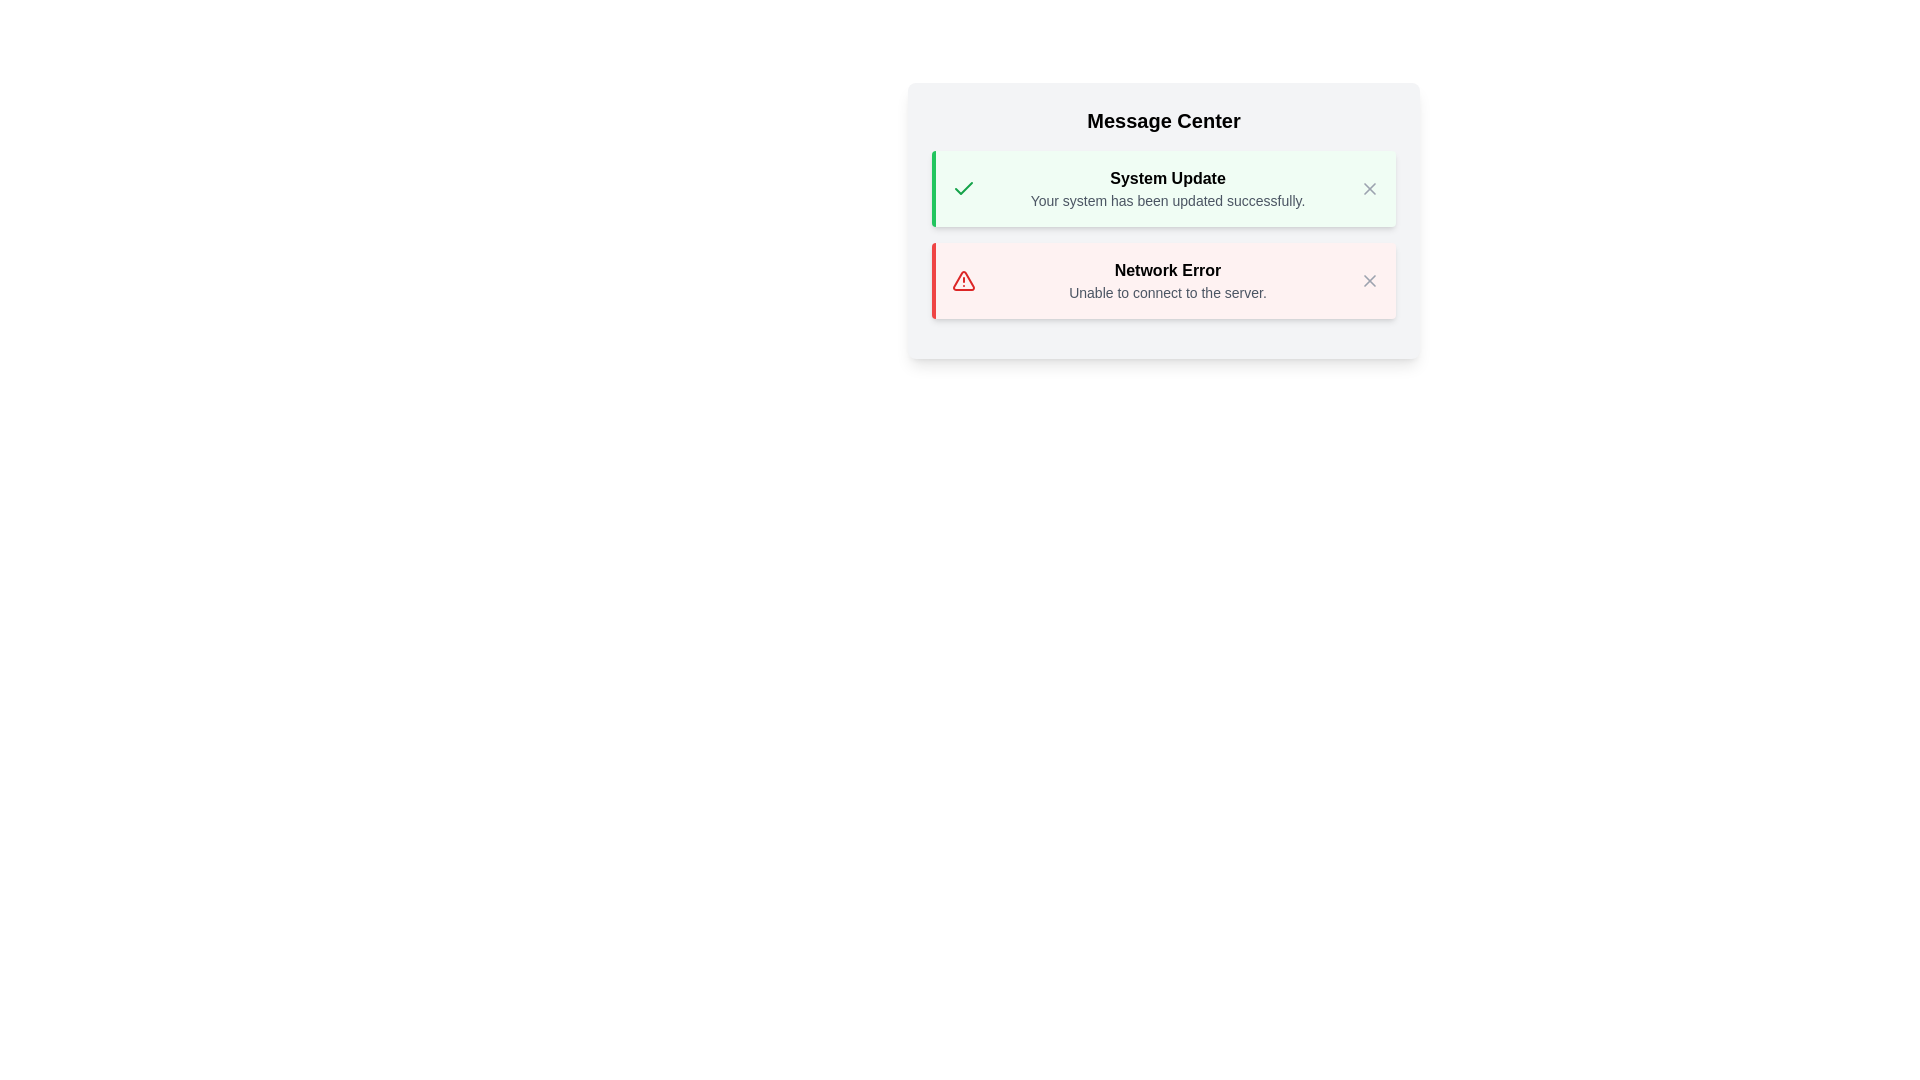  Describe the element at coordinates (1167, 189) in the screenshot. I see `the text block titled 'System Update' that contains the description 'Your system has been updated successfully.'` at that location.